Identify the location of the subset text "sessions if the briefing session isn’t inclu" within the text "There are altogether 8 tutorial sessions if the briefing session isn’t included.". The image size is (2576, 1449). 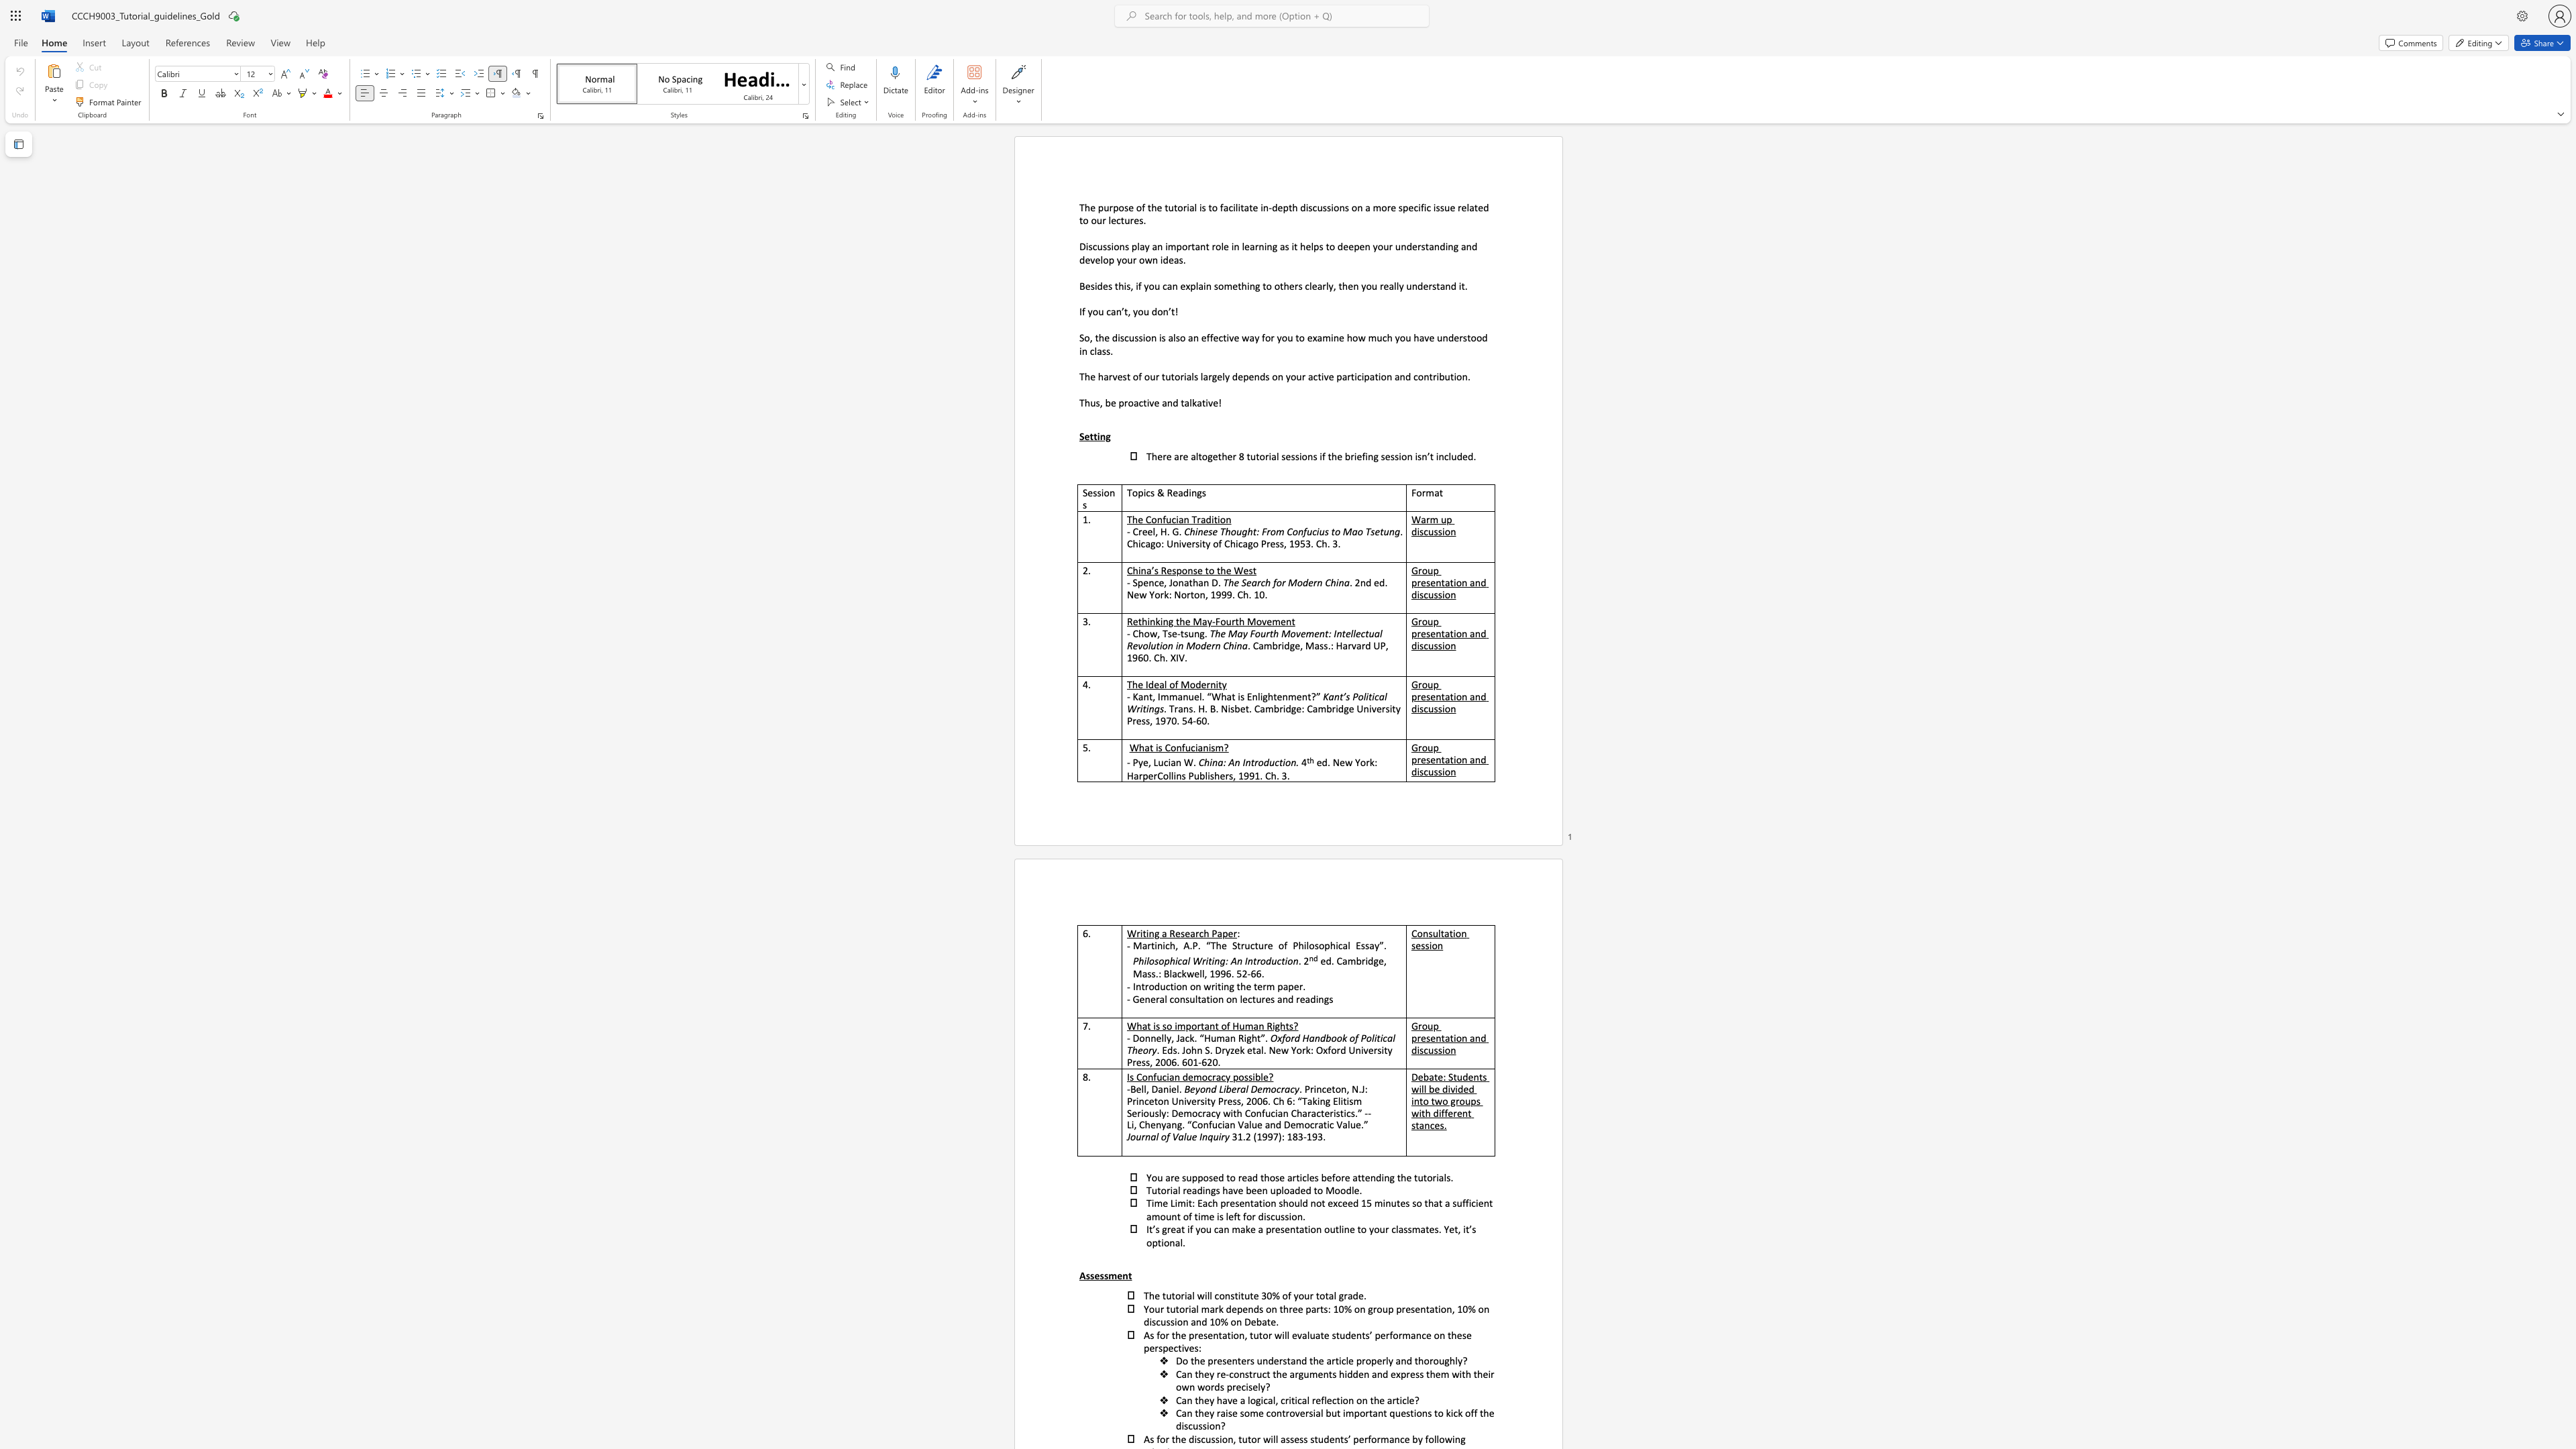
(1280, 455).